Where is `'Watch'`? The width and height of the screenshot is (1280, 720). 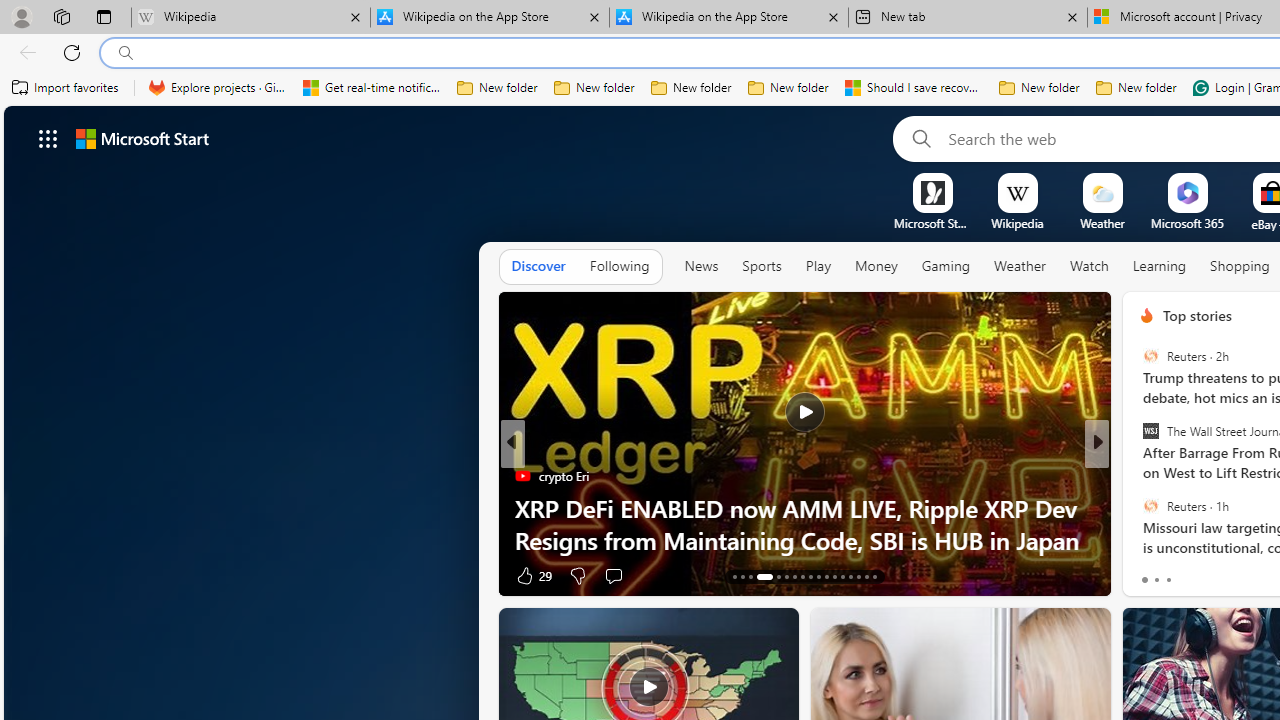 'Watch' is located at coordinates (1088, 266).